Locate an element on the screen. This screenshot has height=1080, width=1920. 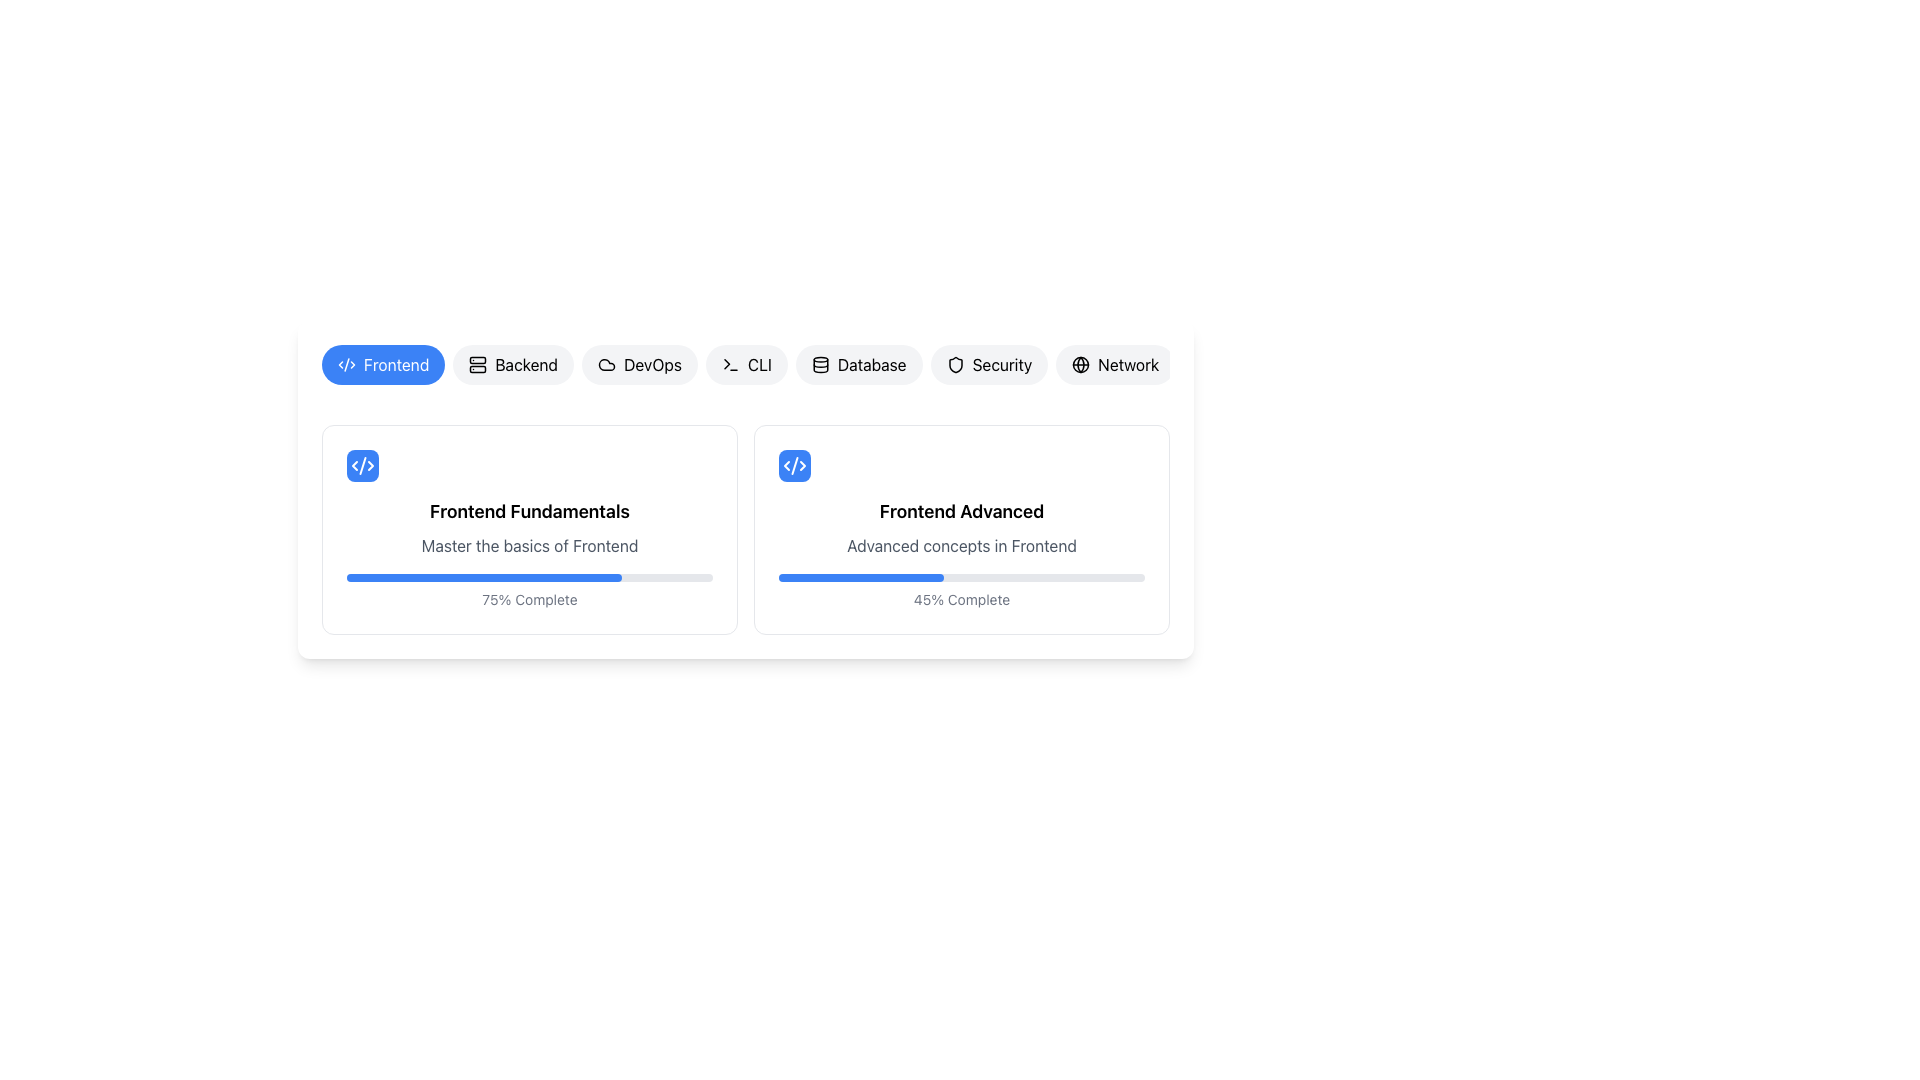
the 'Frontend' button with rounded edges and a vibrant blue background is located at coordinates (383, 365).